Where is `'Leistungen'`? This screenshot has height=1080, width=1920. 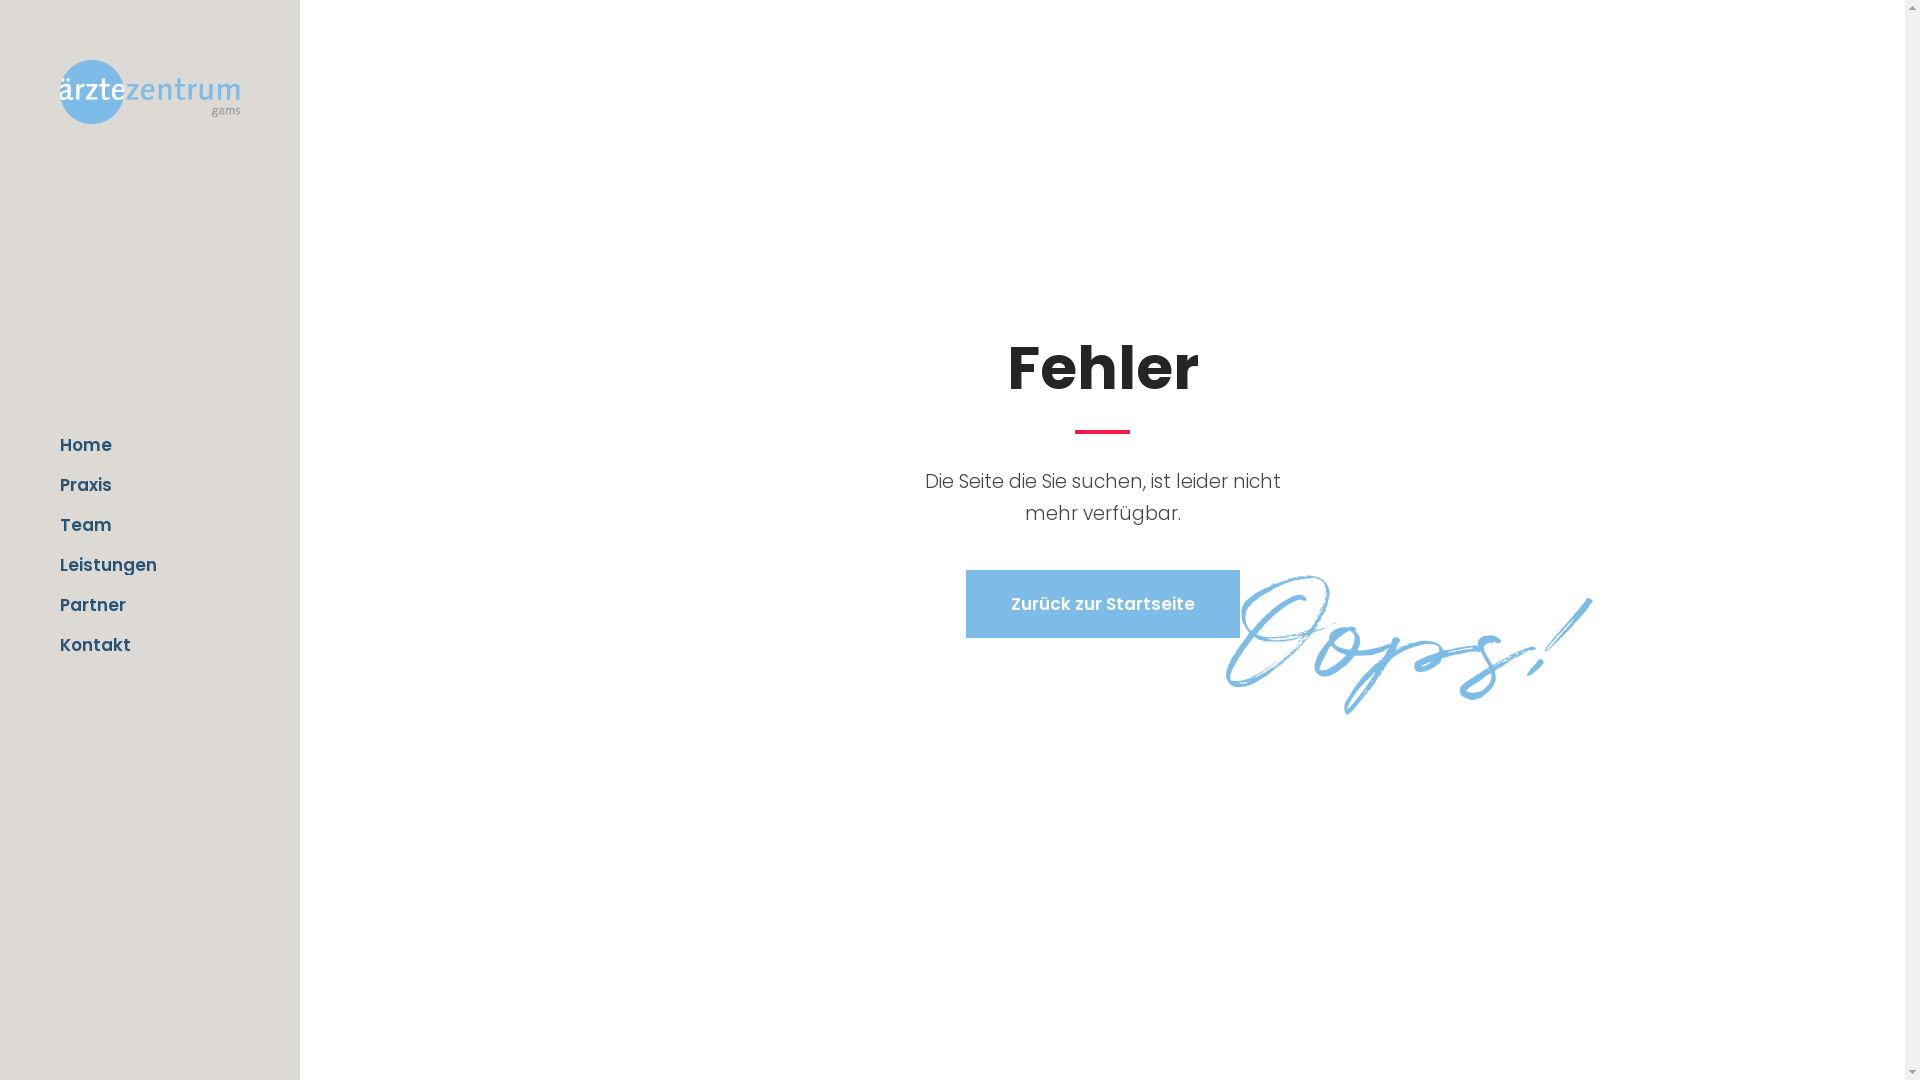
'Leistungen' is located at coordinates (148, 564).